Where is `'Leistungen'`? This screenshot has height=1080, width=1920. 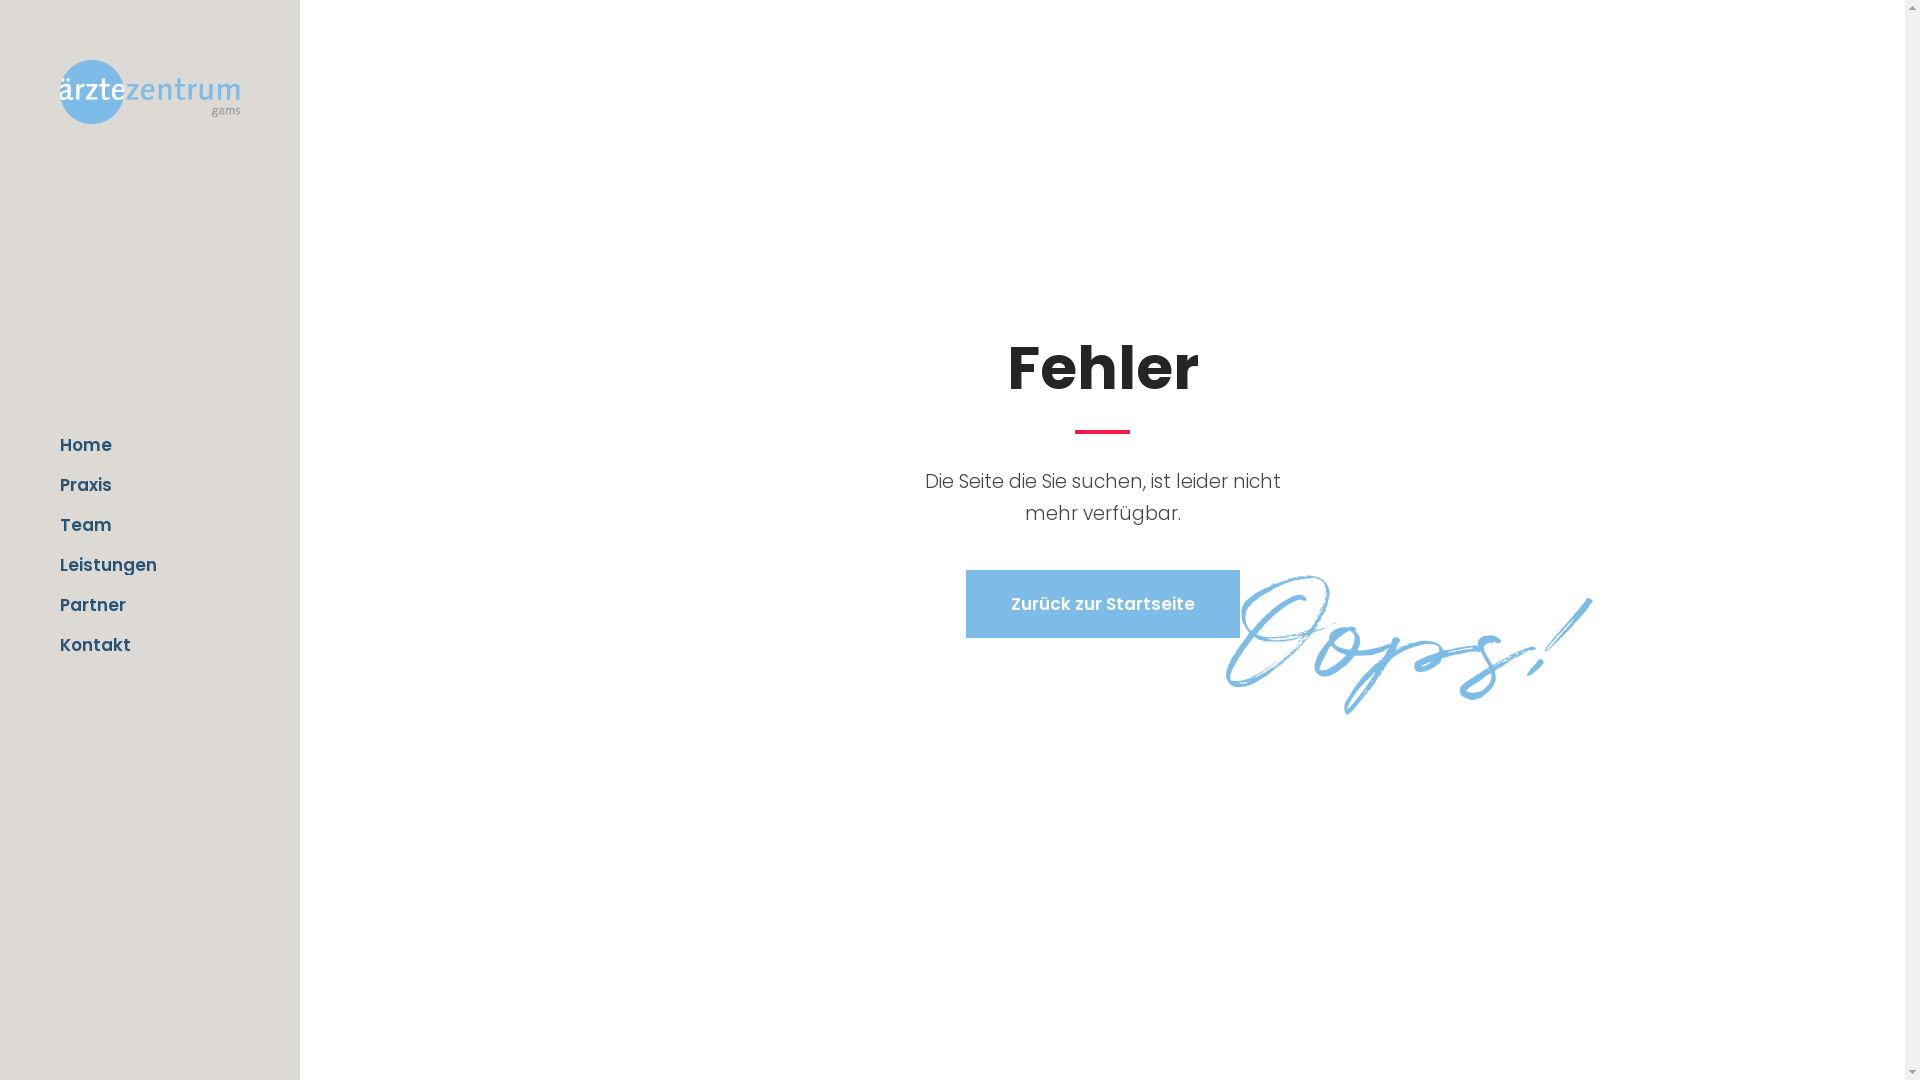
'Leistungen' is located at coordinates (148, 564).